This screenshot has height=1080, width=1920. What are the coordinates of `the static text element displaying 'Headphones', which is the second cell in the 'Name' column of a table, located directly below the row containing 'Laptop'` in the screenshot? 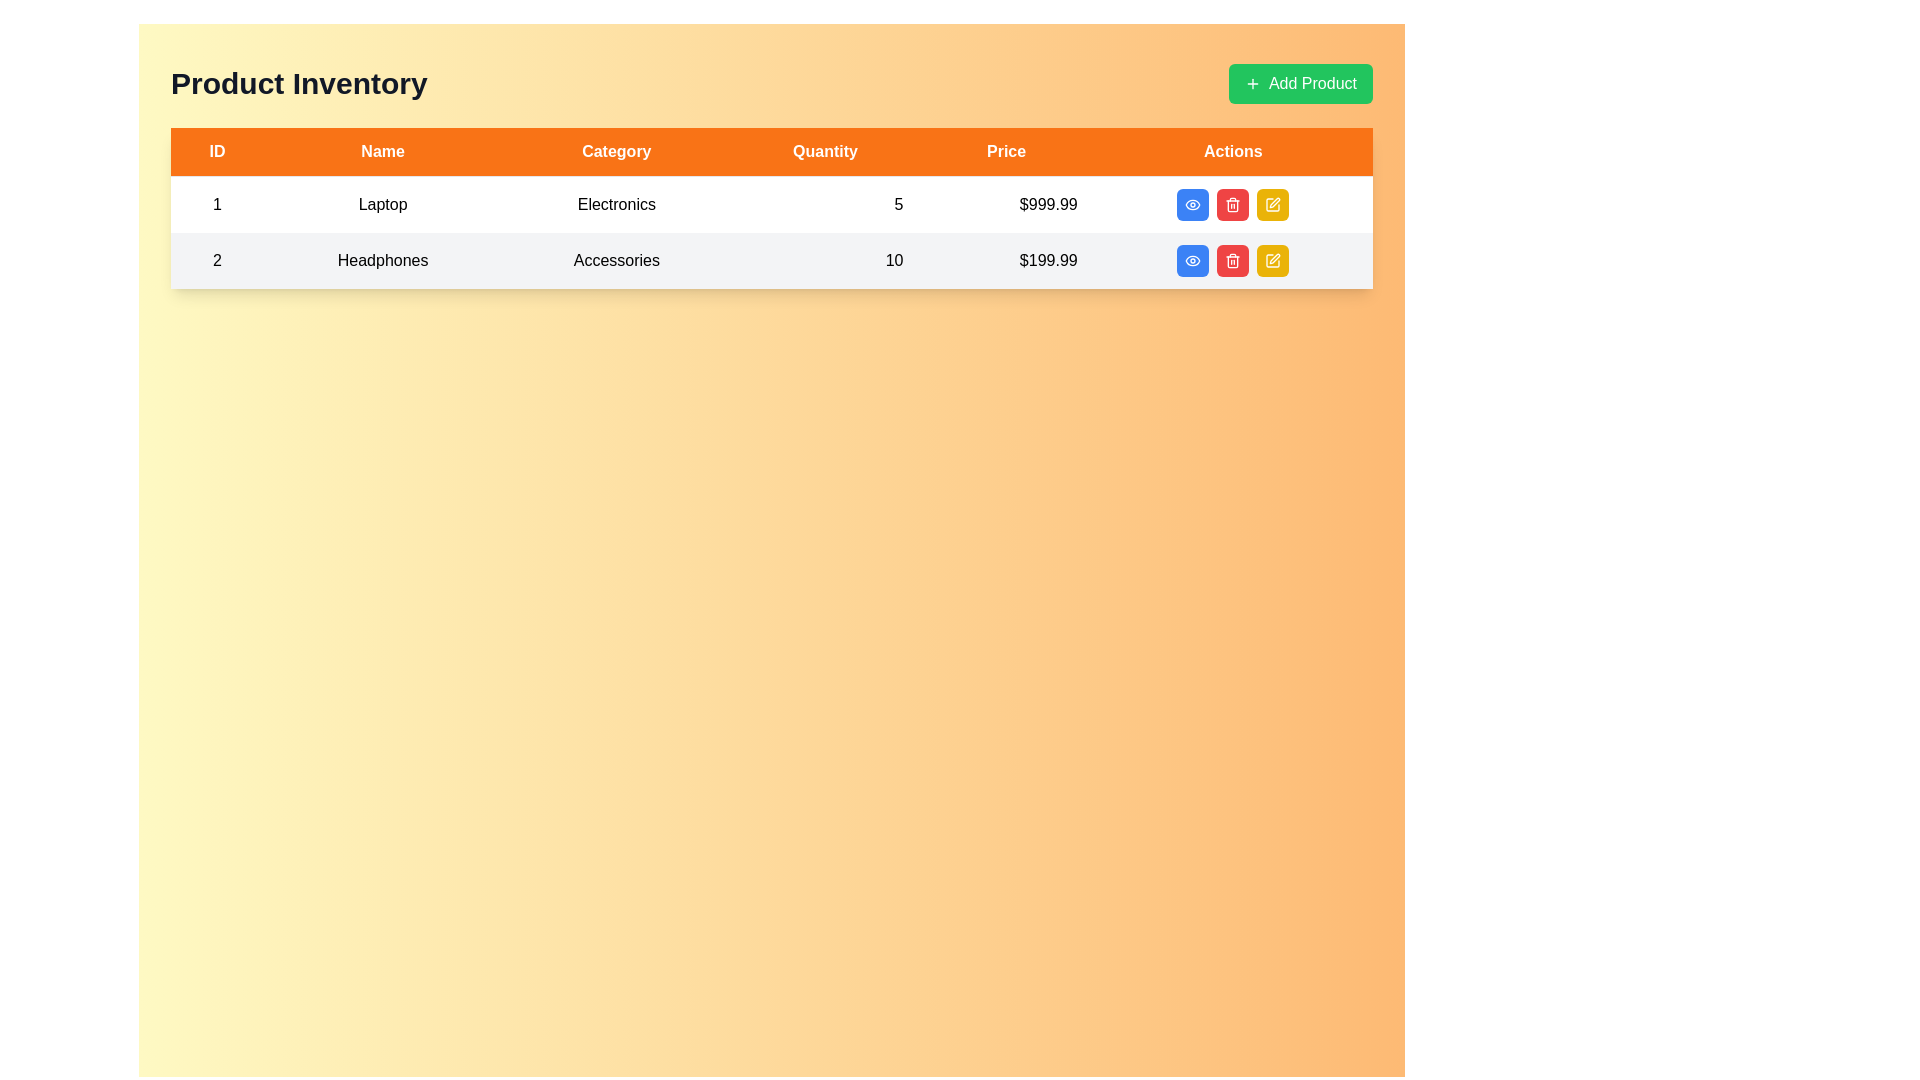 It's located at (383, 260).